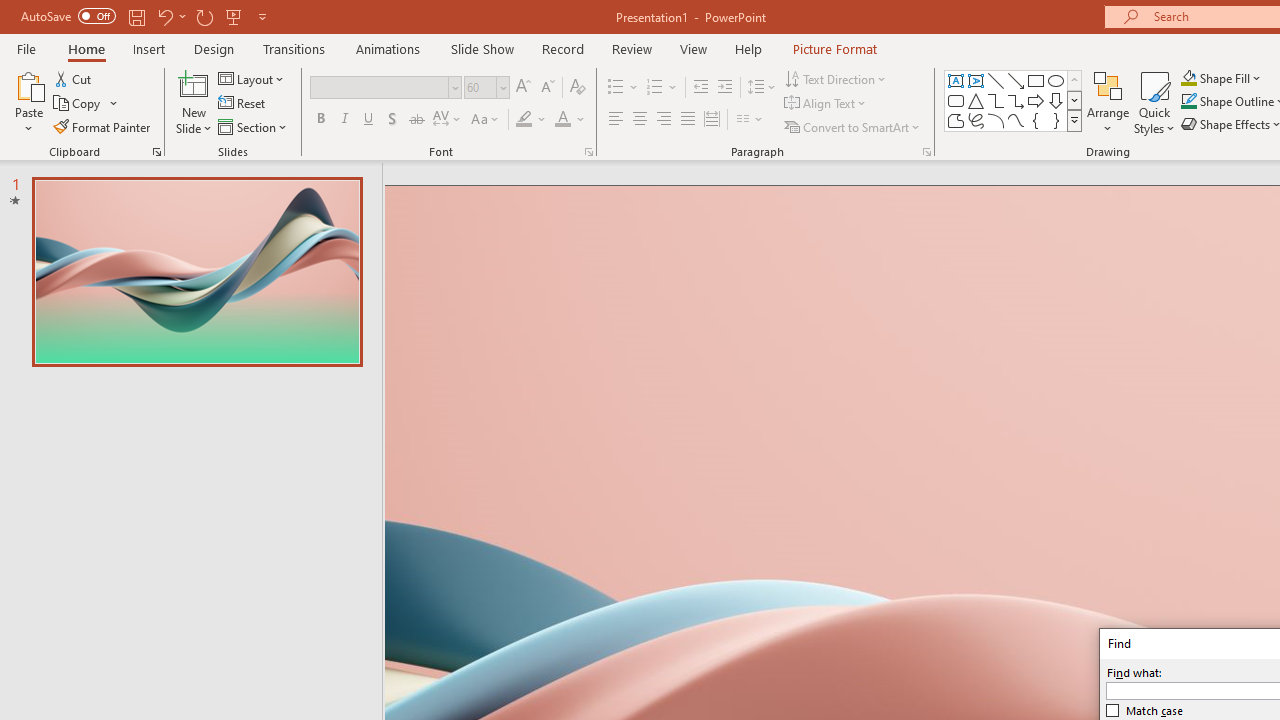  Describe the element at coordinates (294, 48) in the screenshot. I see `'Transitions'` at that location.